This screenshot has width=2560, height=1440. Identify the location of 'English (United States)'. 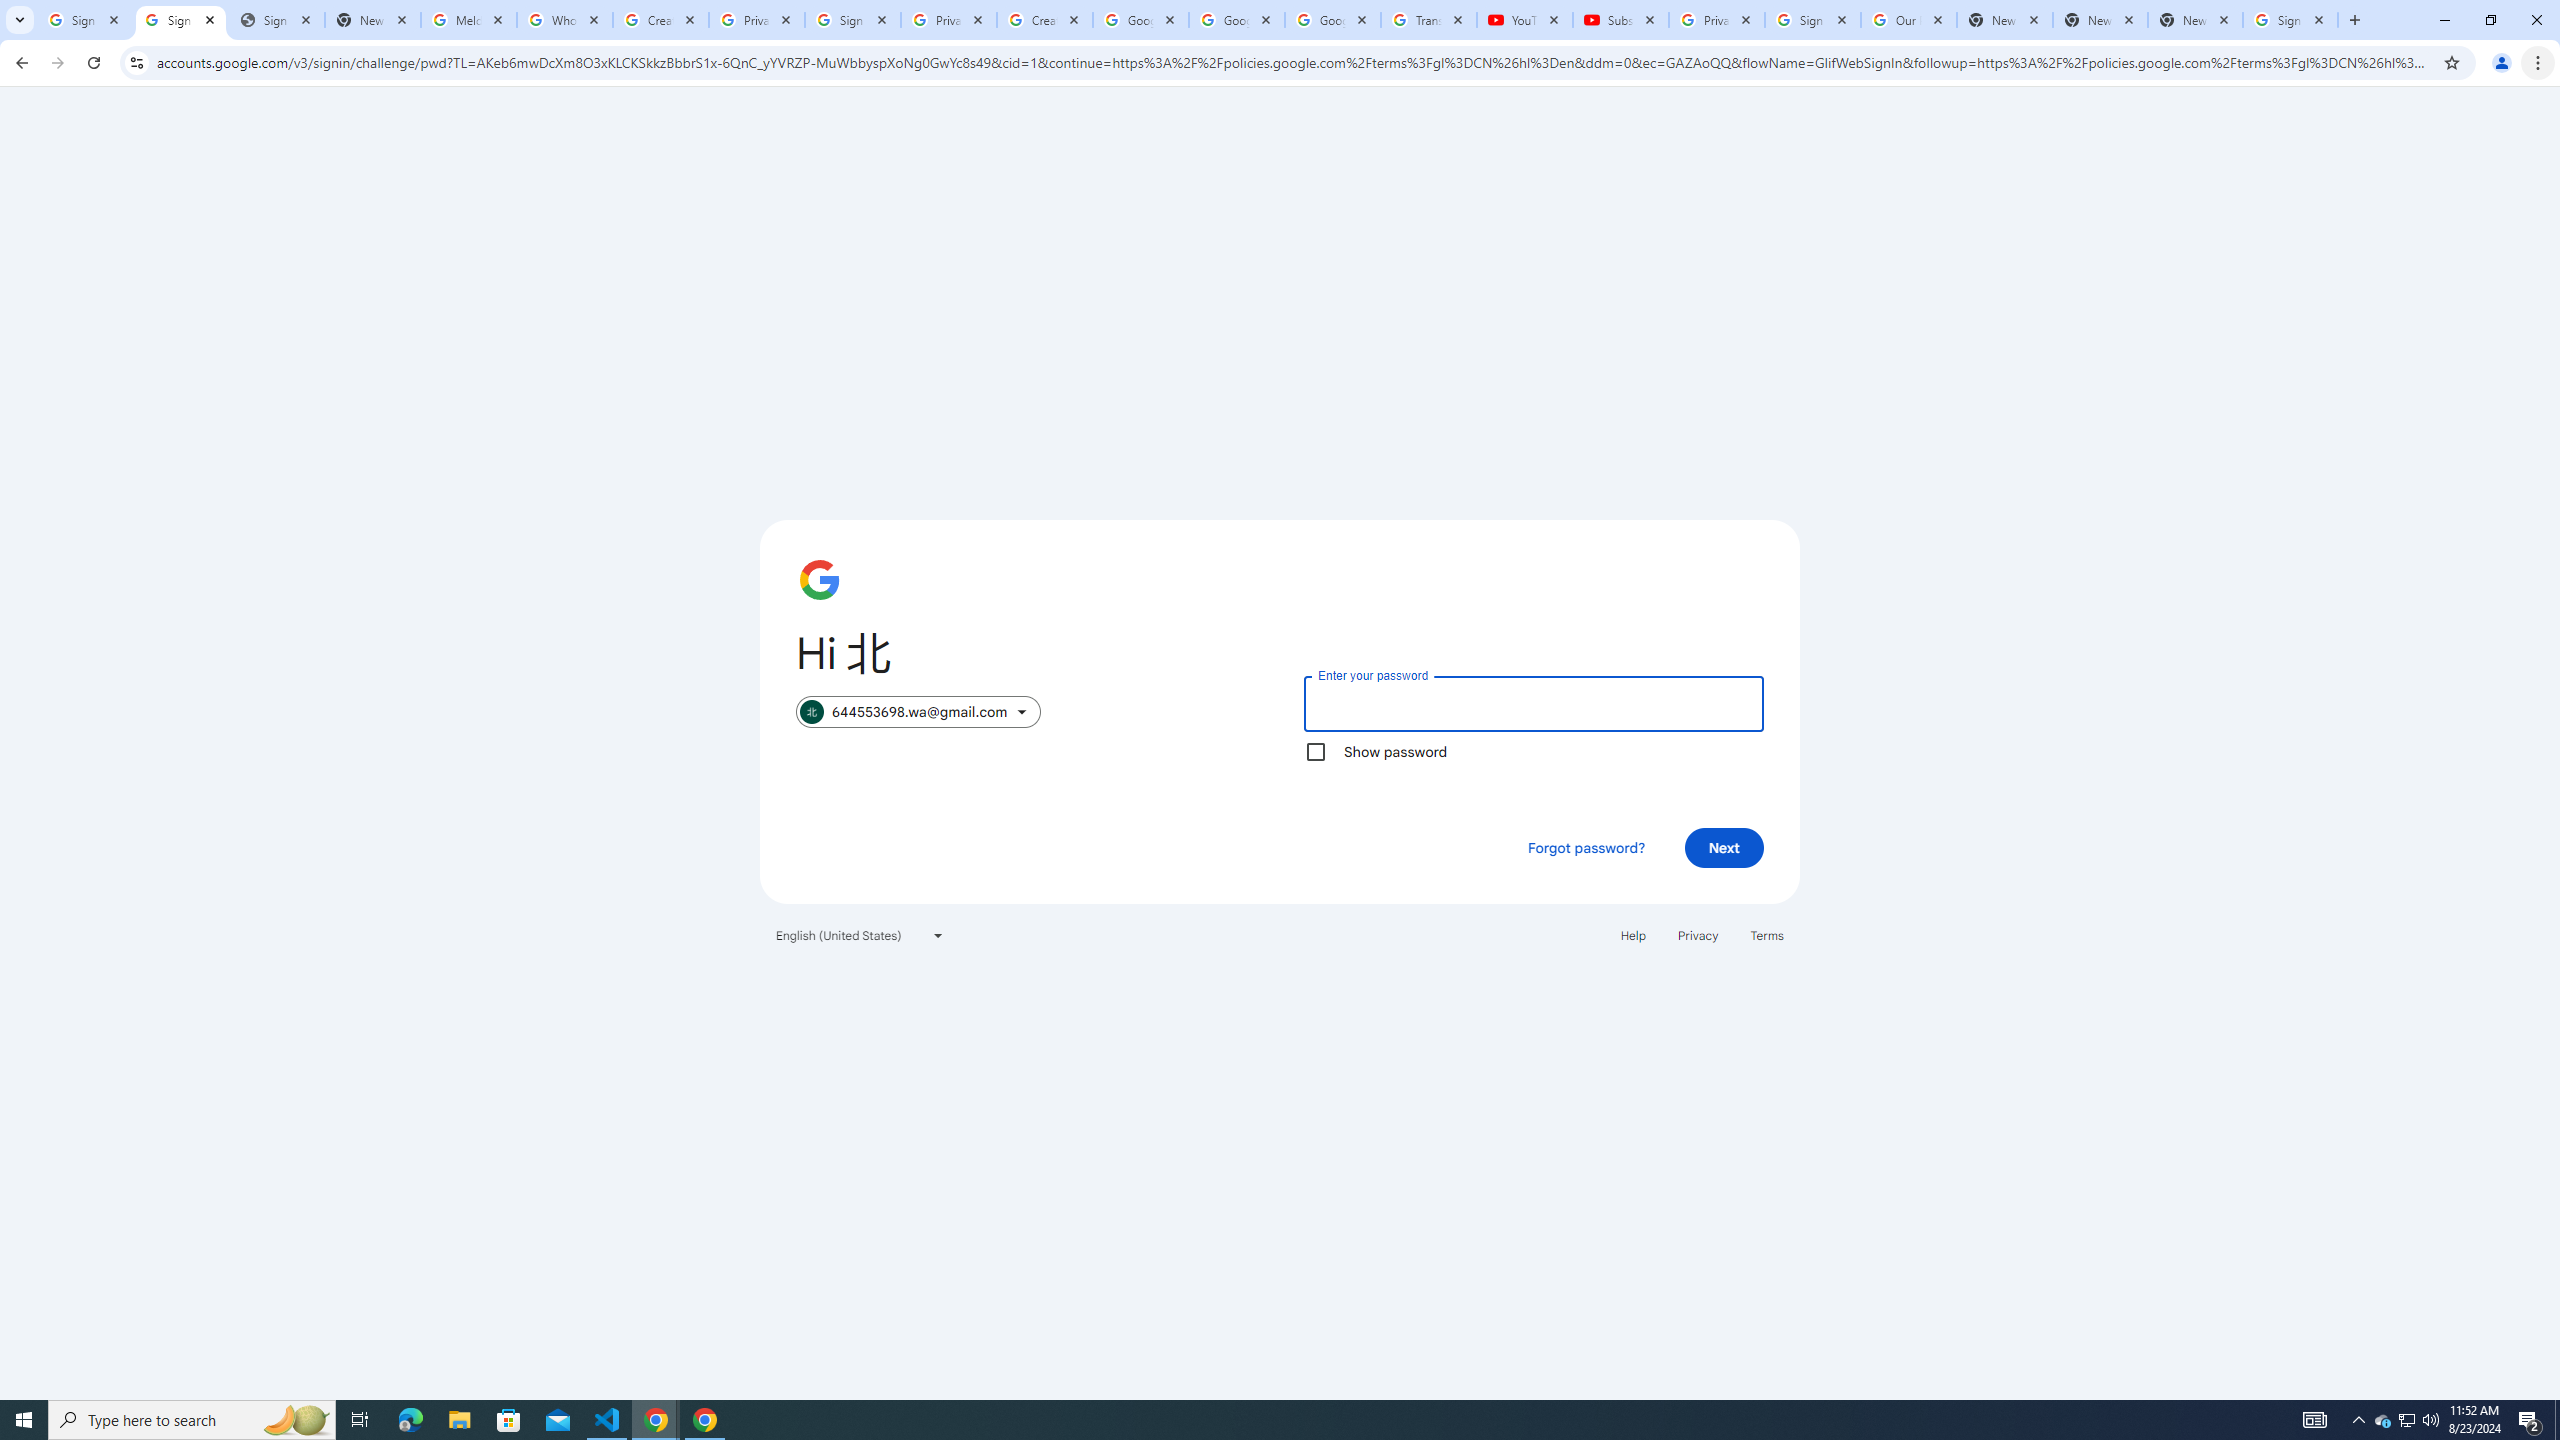
(860, 934).